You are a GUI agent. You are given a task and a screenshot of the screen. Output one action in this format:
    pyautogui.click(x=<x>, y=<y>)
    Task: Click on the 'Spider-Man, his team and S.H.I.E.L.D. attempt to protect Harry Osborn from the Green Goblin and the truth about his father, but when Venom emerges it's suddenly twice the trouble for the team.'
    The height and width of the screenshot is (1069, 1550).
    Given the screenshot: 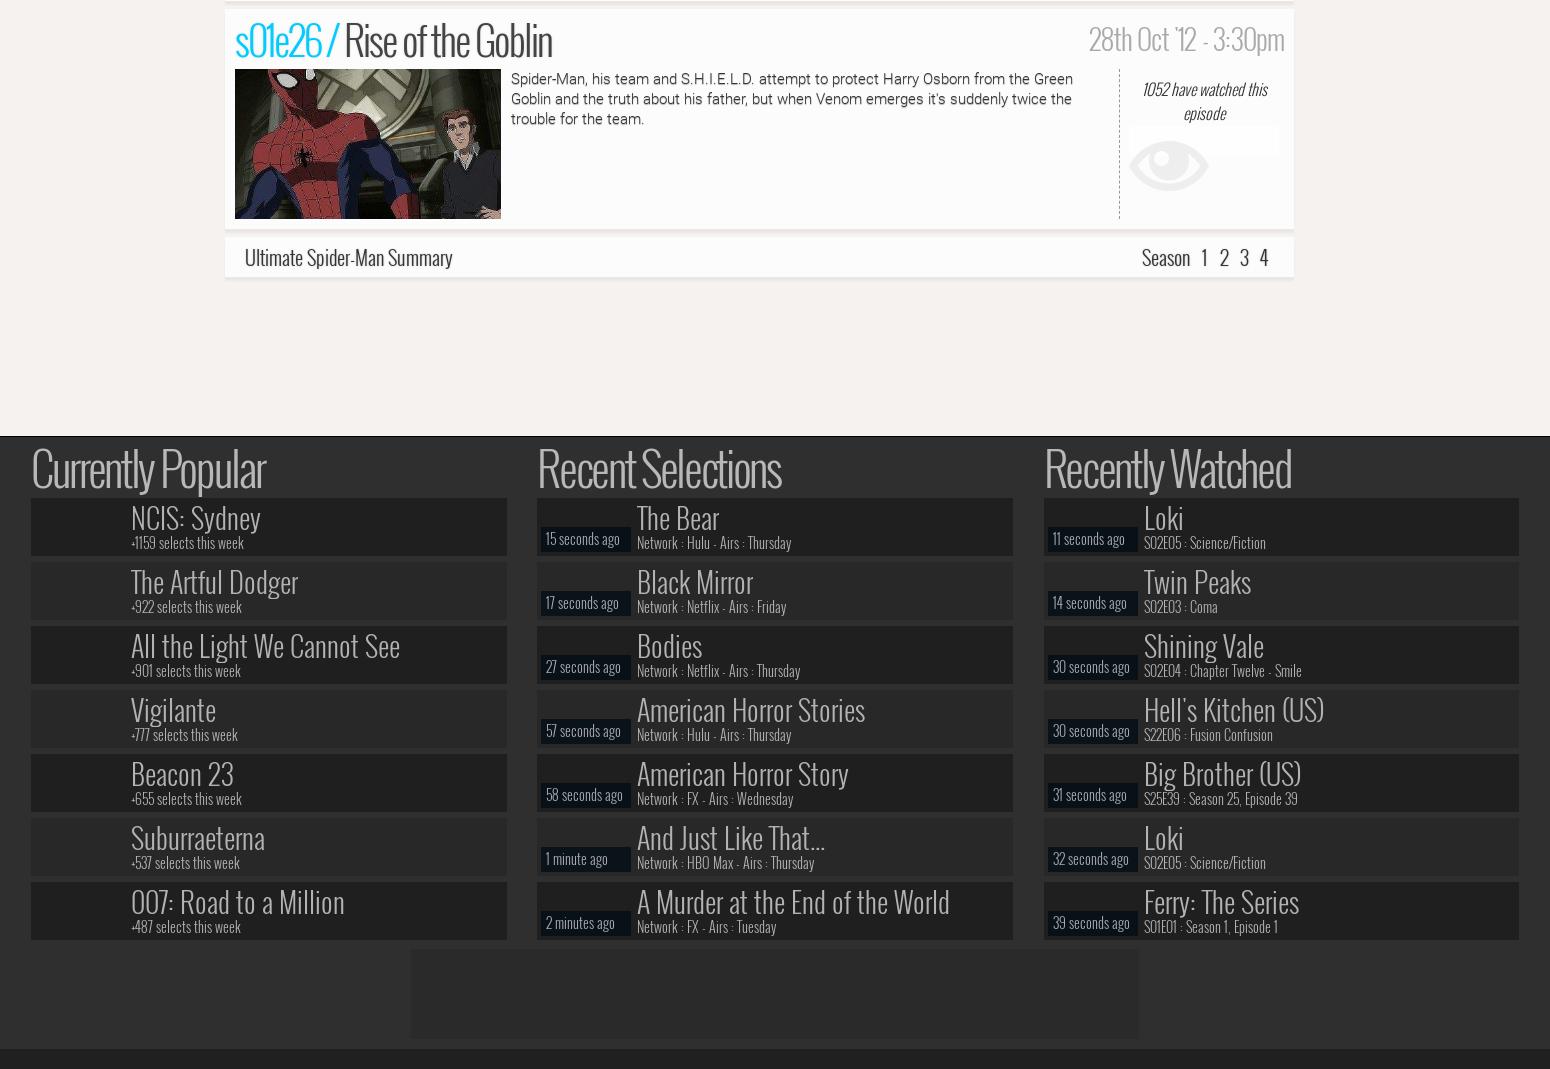 What is the action you would take?
    pyautogui.click(x=791, y=97)
    